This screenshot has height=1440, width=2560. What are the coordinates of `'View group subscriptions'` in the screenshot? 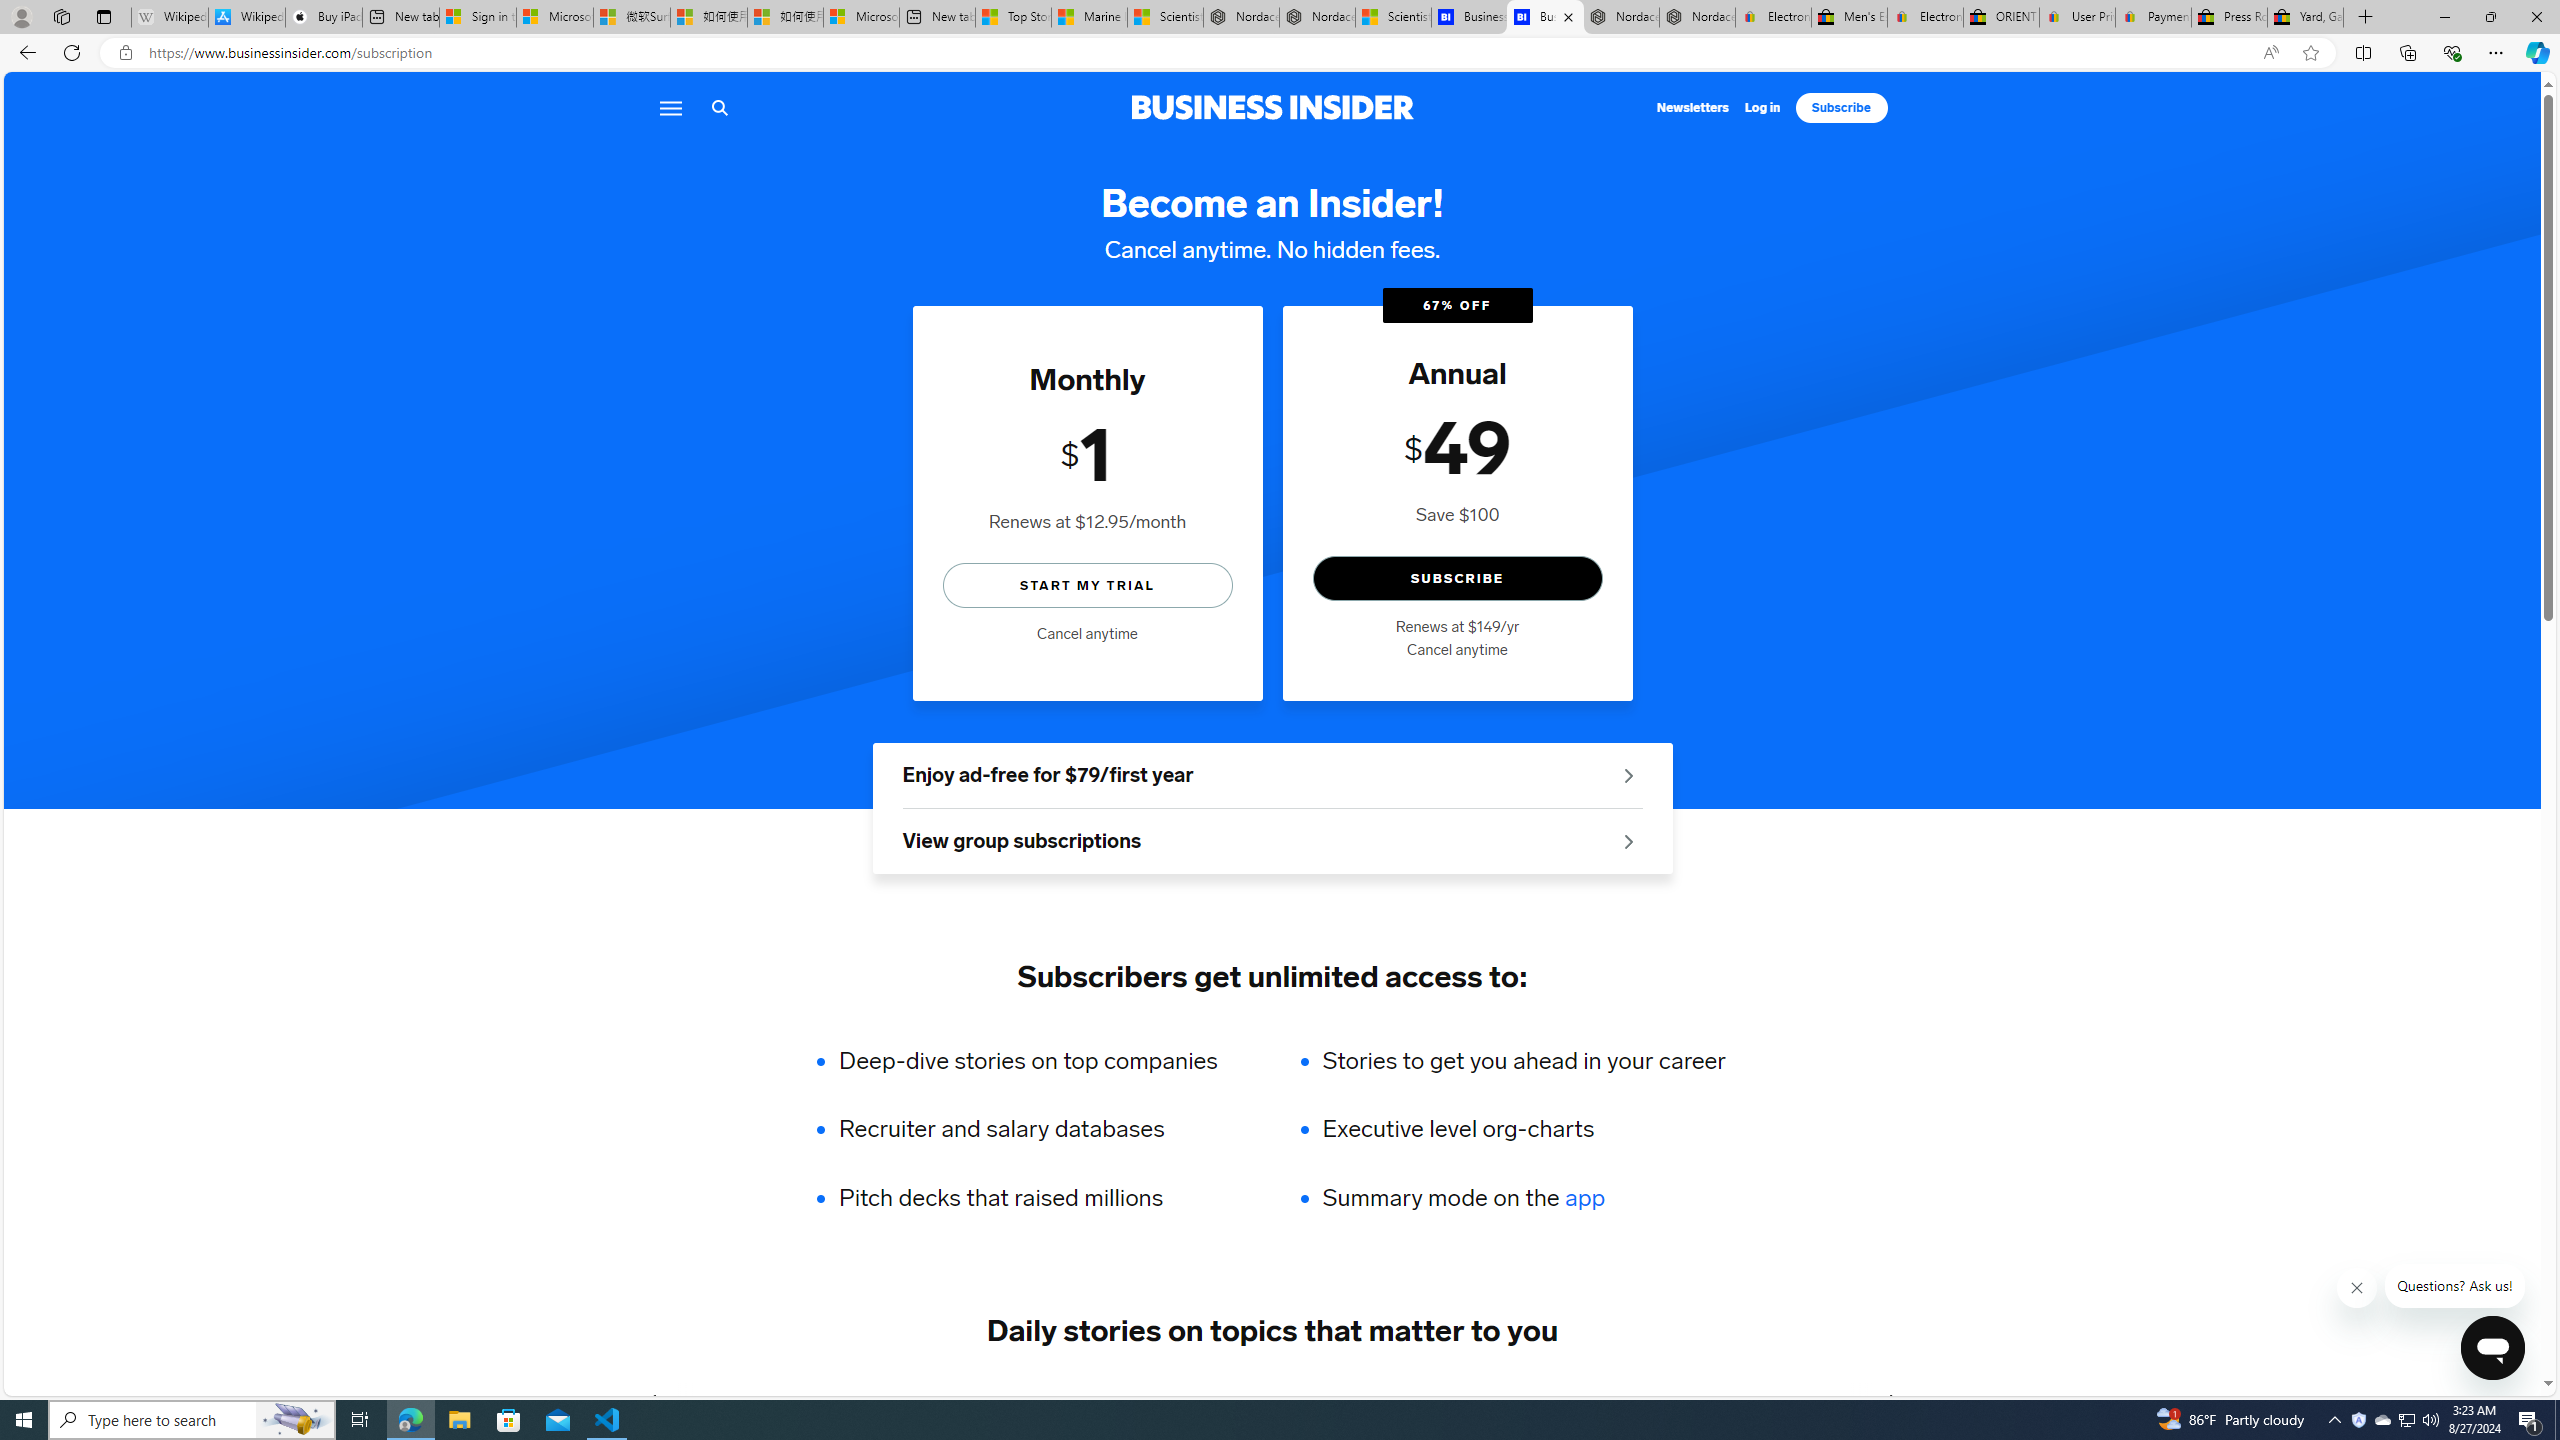 It's located at (1271, 842).